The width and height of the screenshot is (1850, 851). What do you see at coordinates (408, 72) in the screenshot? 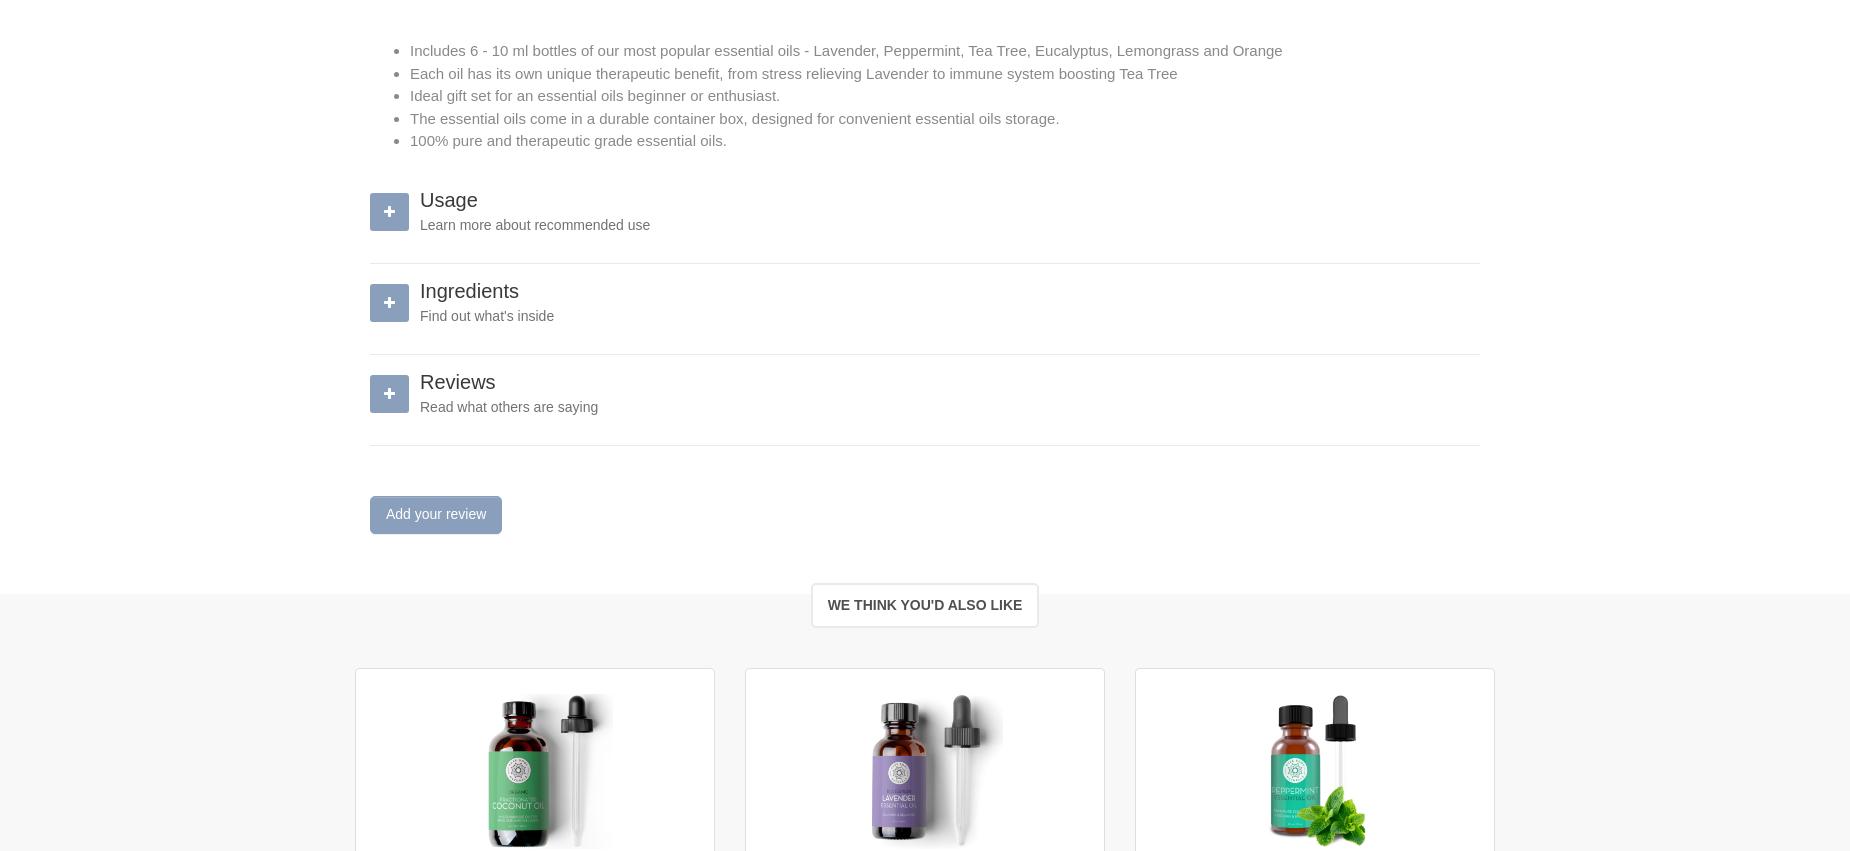
I see `'Each oil has its own unique therapeutic benefit, from stress relieving Lavender to immune system boosting Tea Tree'` at bounding box center [408, 72].